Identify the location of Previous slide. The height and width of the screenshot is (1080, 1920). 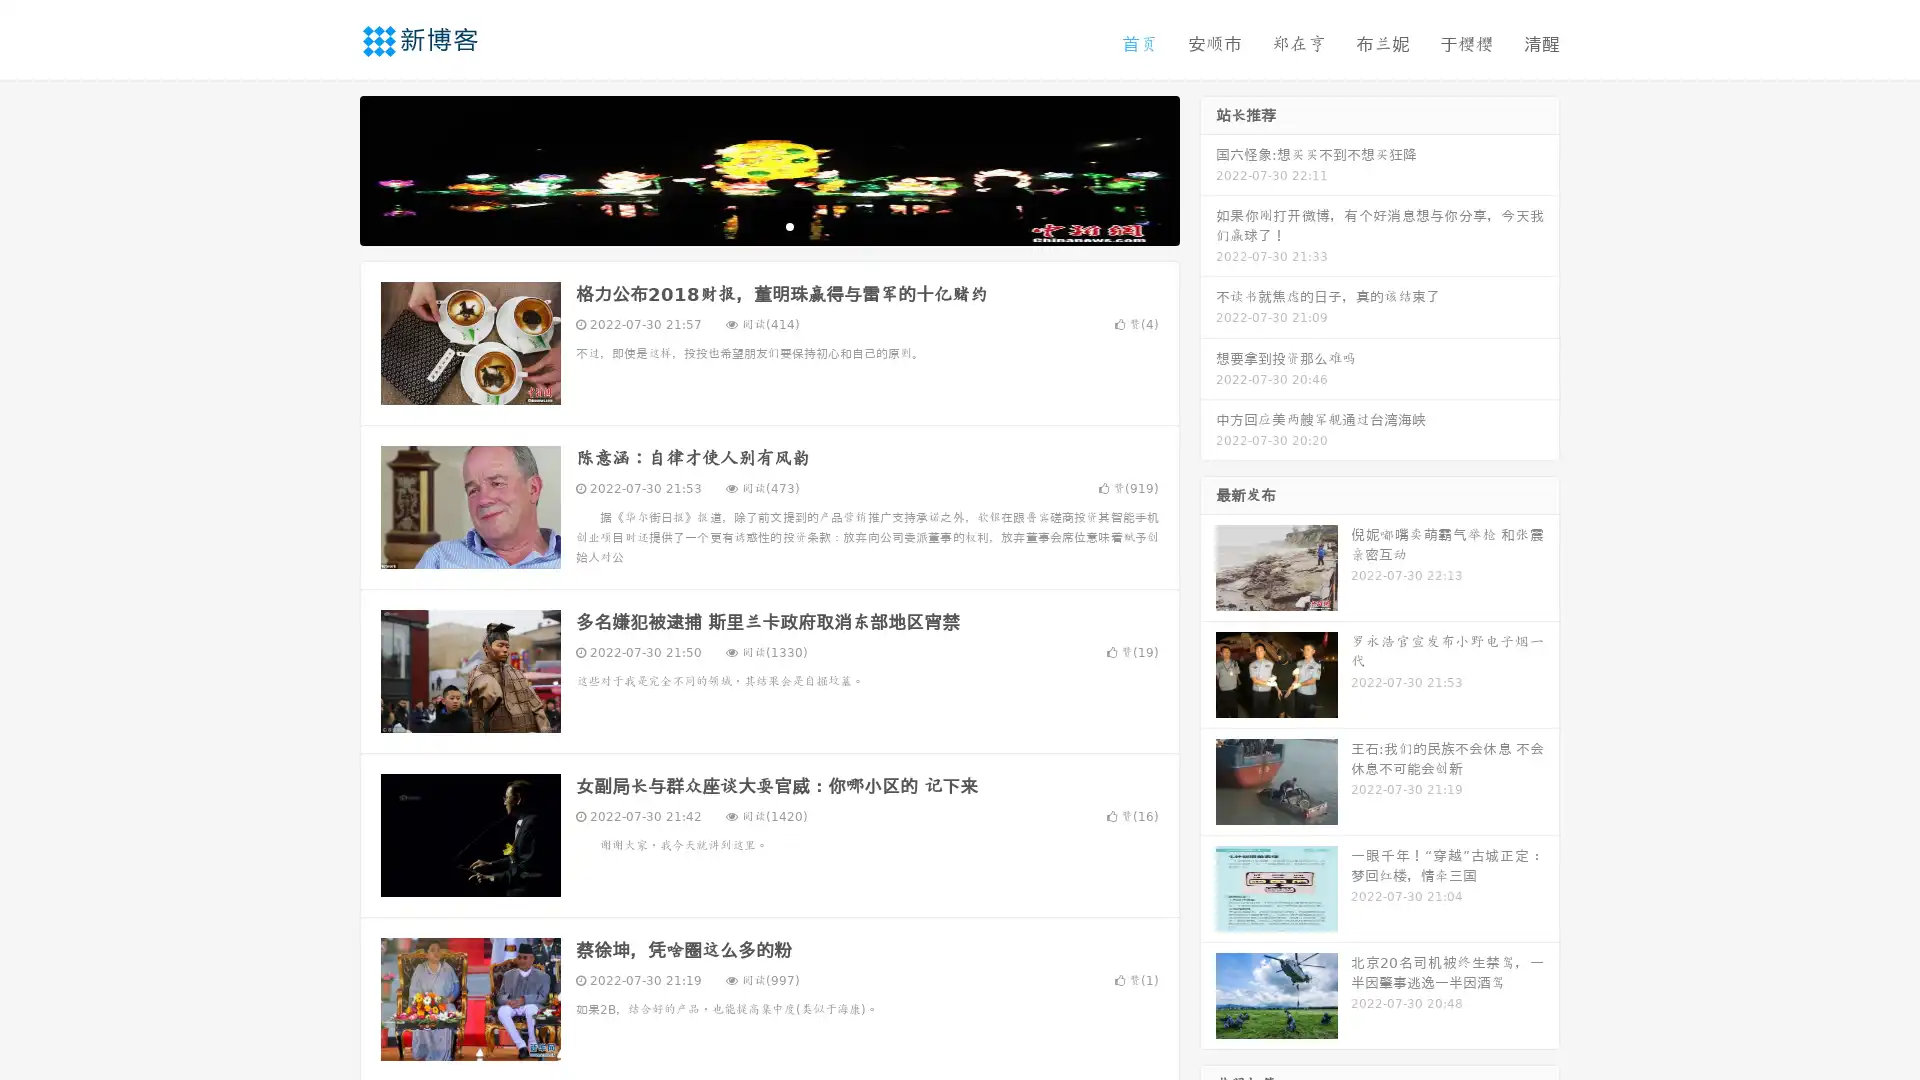
(330, 168).